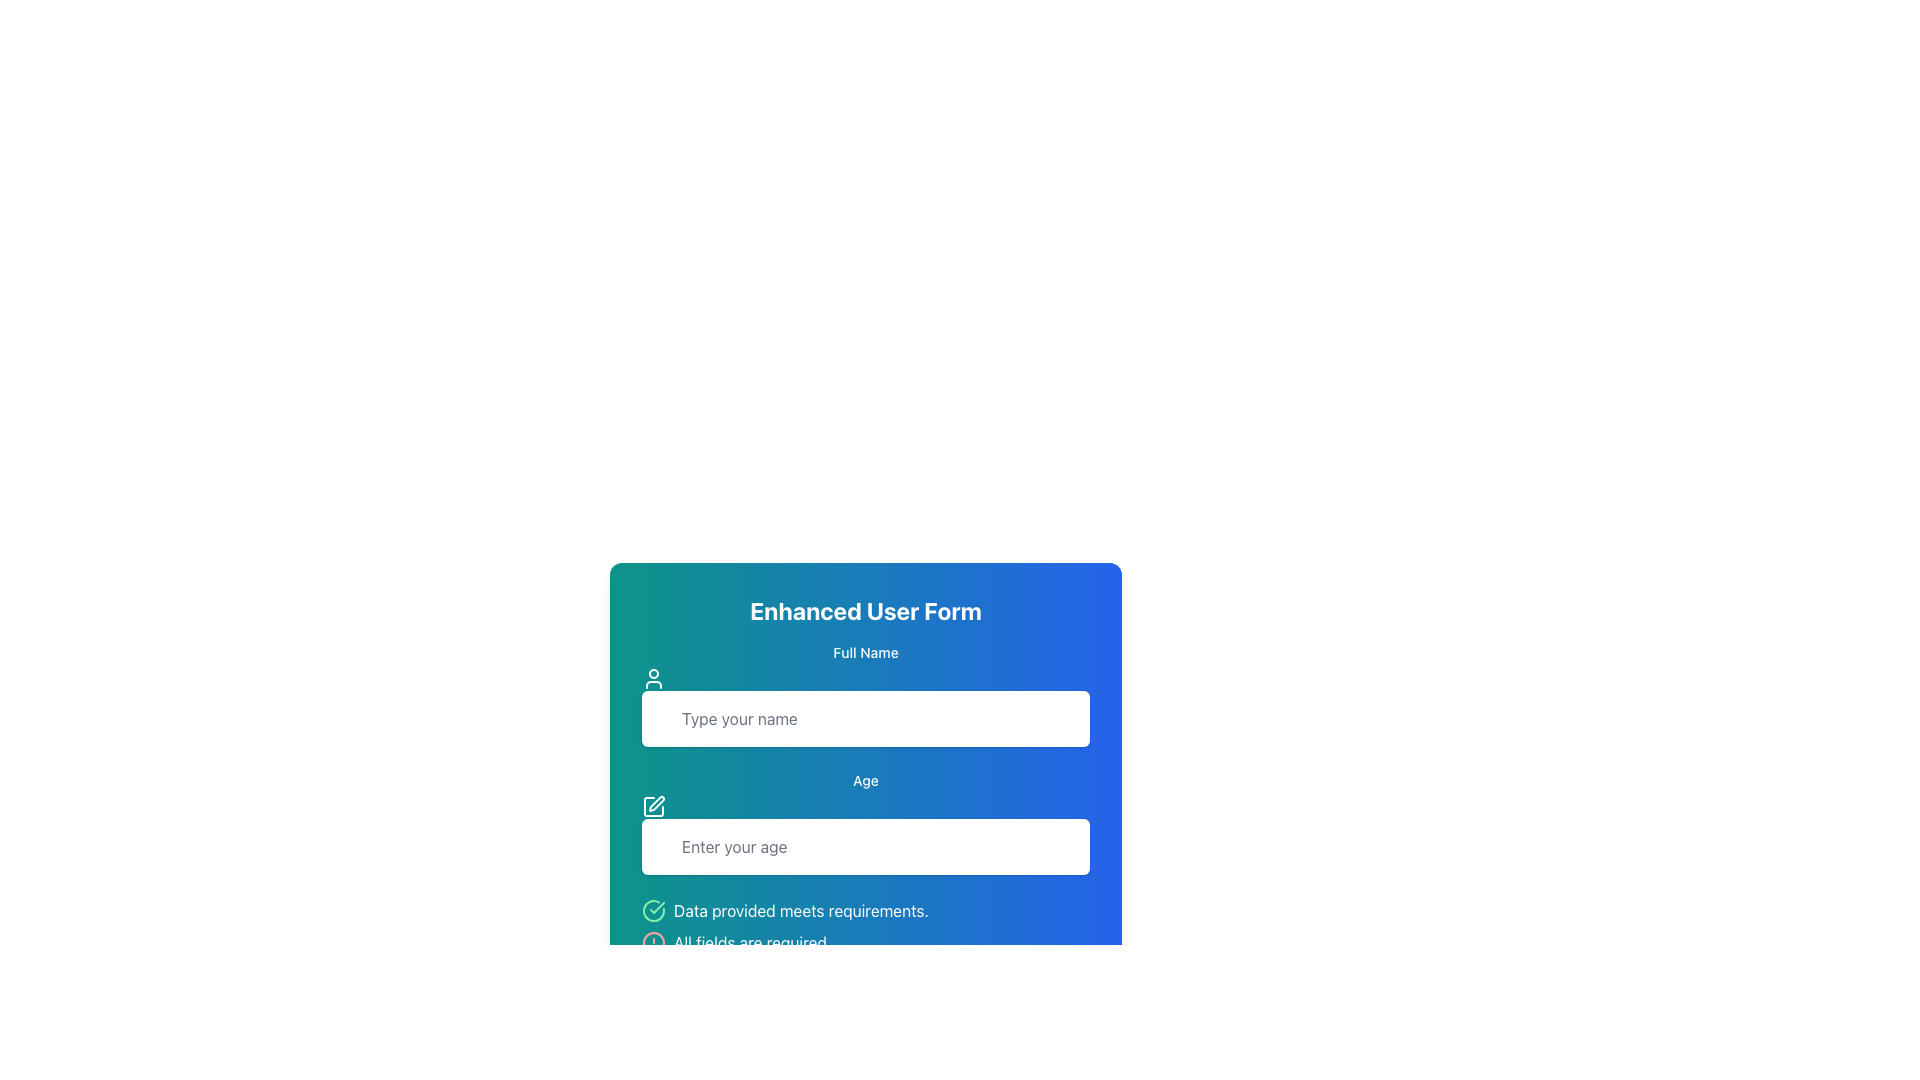  What do you see at coordinates (865, 779) in the screenshot?
I see `the text label reading 'Age', which is positioned above the input field with the placeholder 'Enter your age'` at bounding box center [865, 779].